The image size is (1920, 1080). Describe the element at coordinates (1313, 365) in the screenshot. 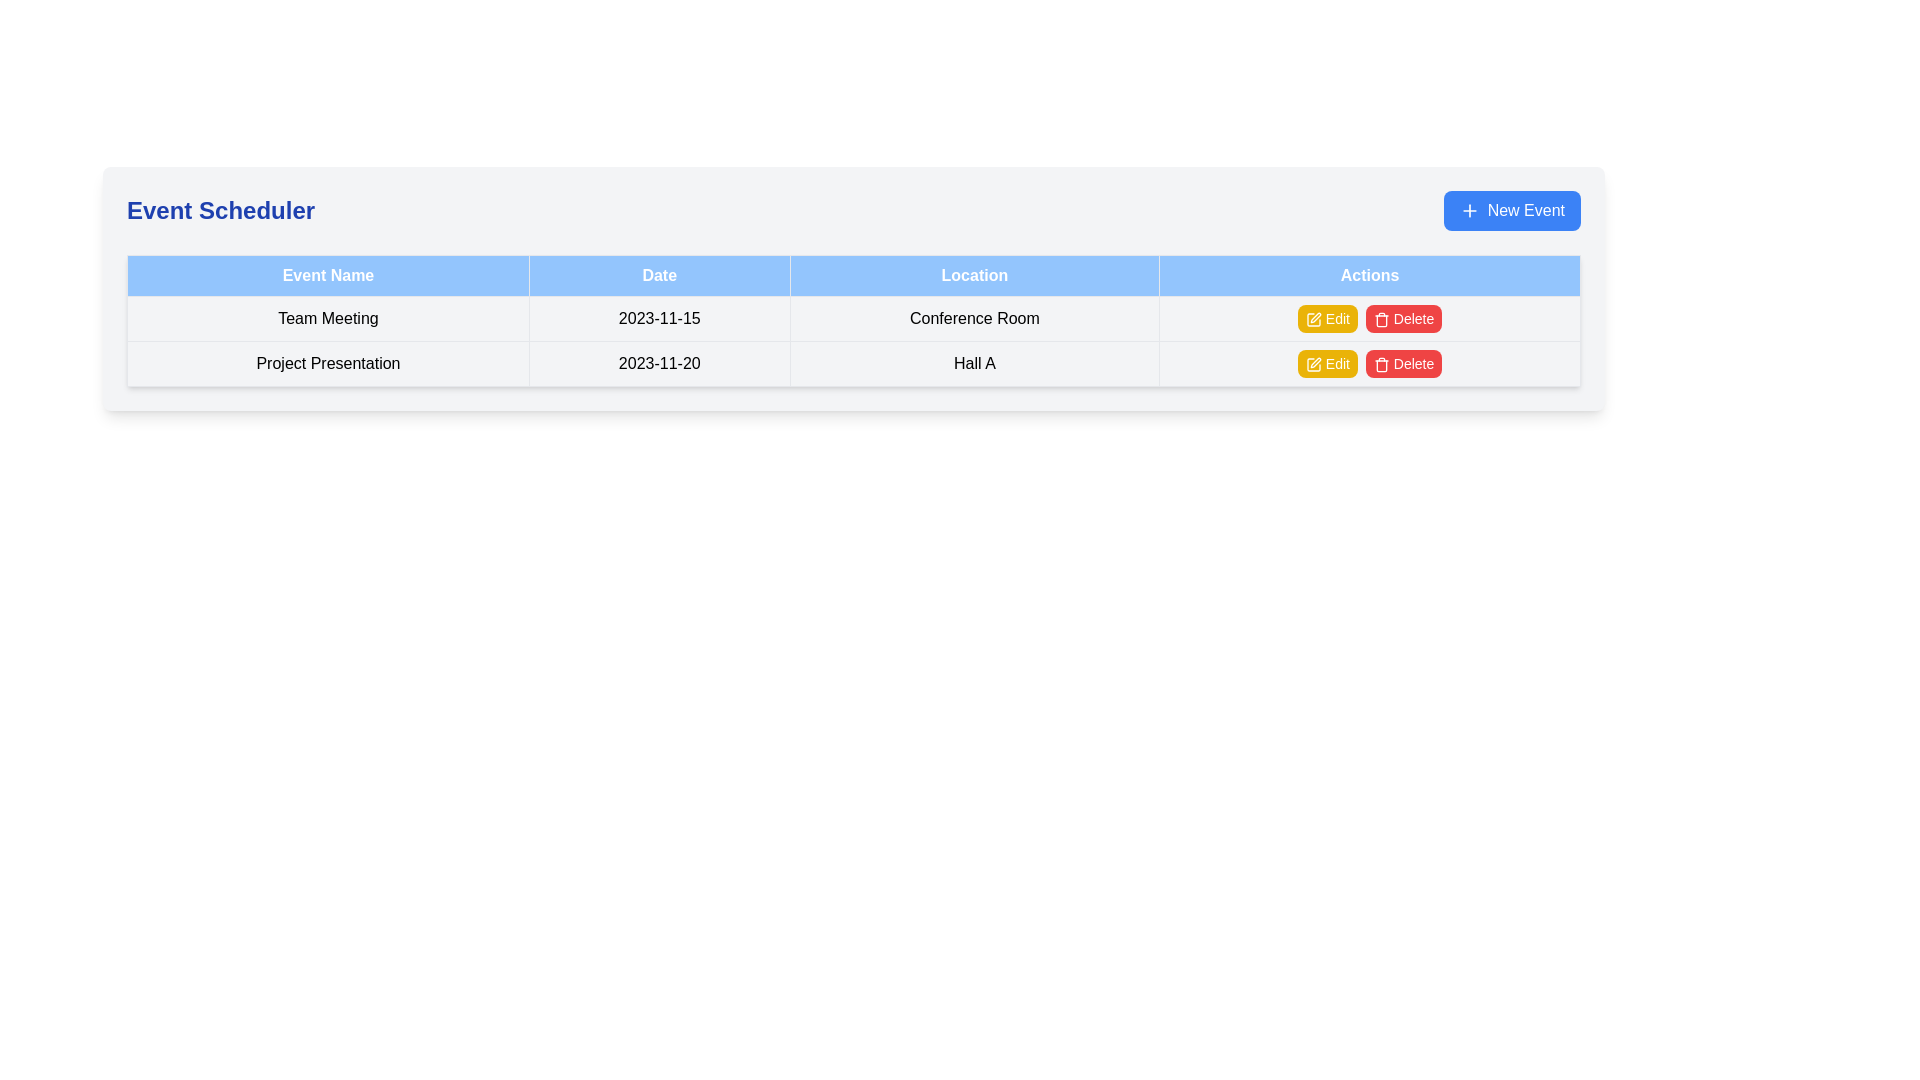

I see `the small yellow square button with a pen symbol in the 'Actions' column of the table, aligned with the second row for 'Project Presentation', to initiate editing` at that location.